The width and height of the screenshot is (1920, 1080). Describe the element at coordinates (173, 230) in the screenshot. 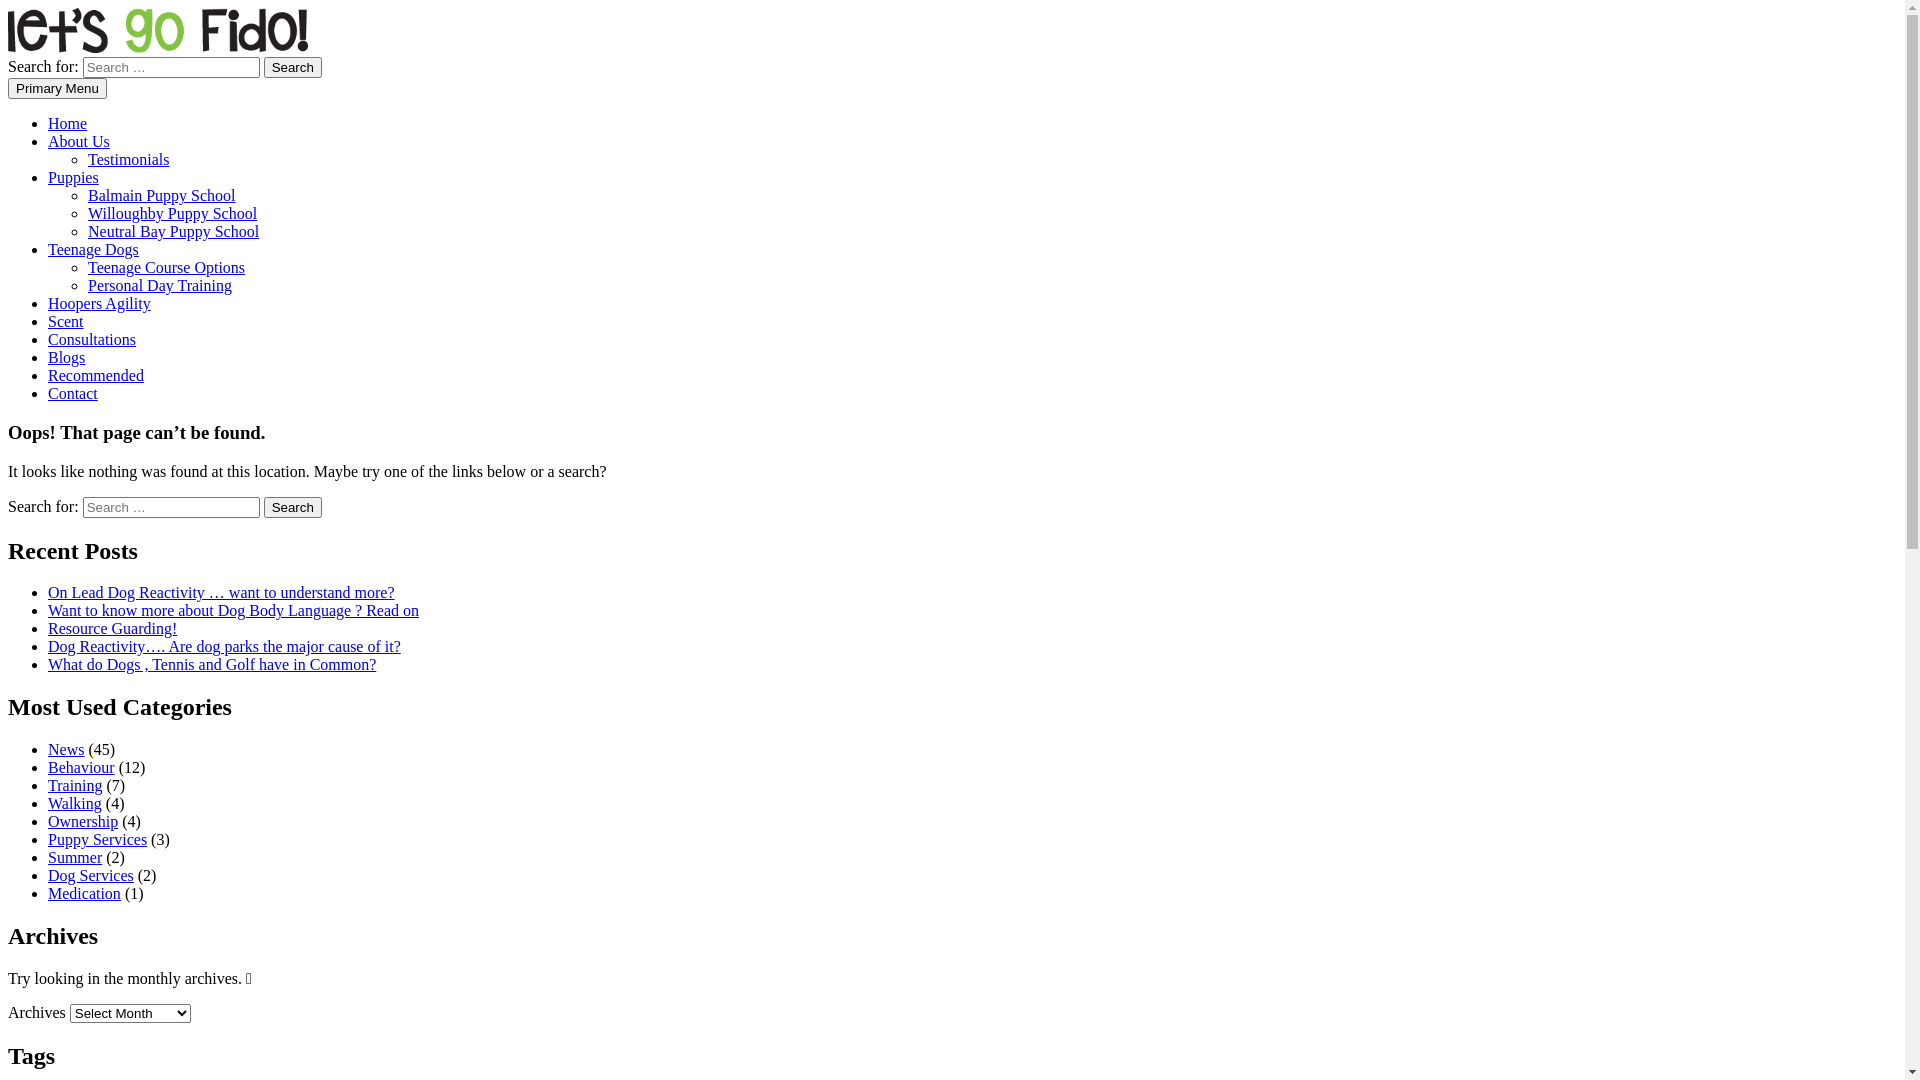

I see `'Neutral Bay Puppy School'` at that location.